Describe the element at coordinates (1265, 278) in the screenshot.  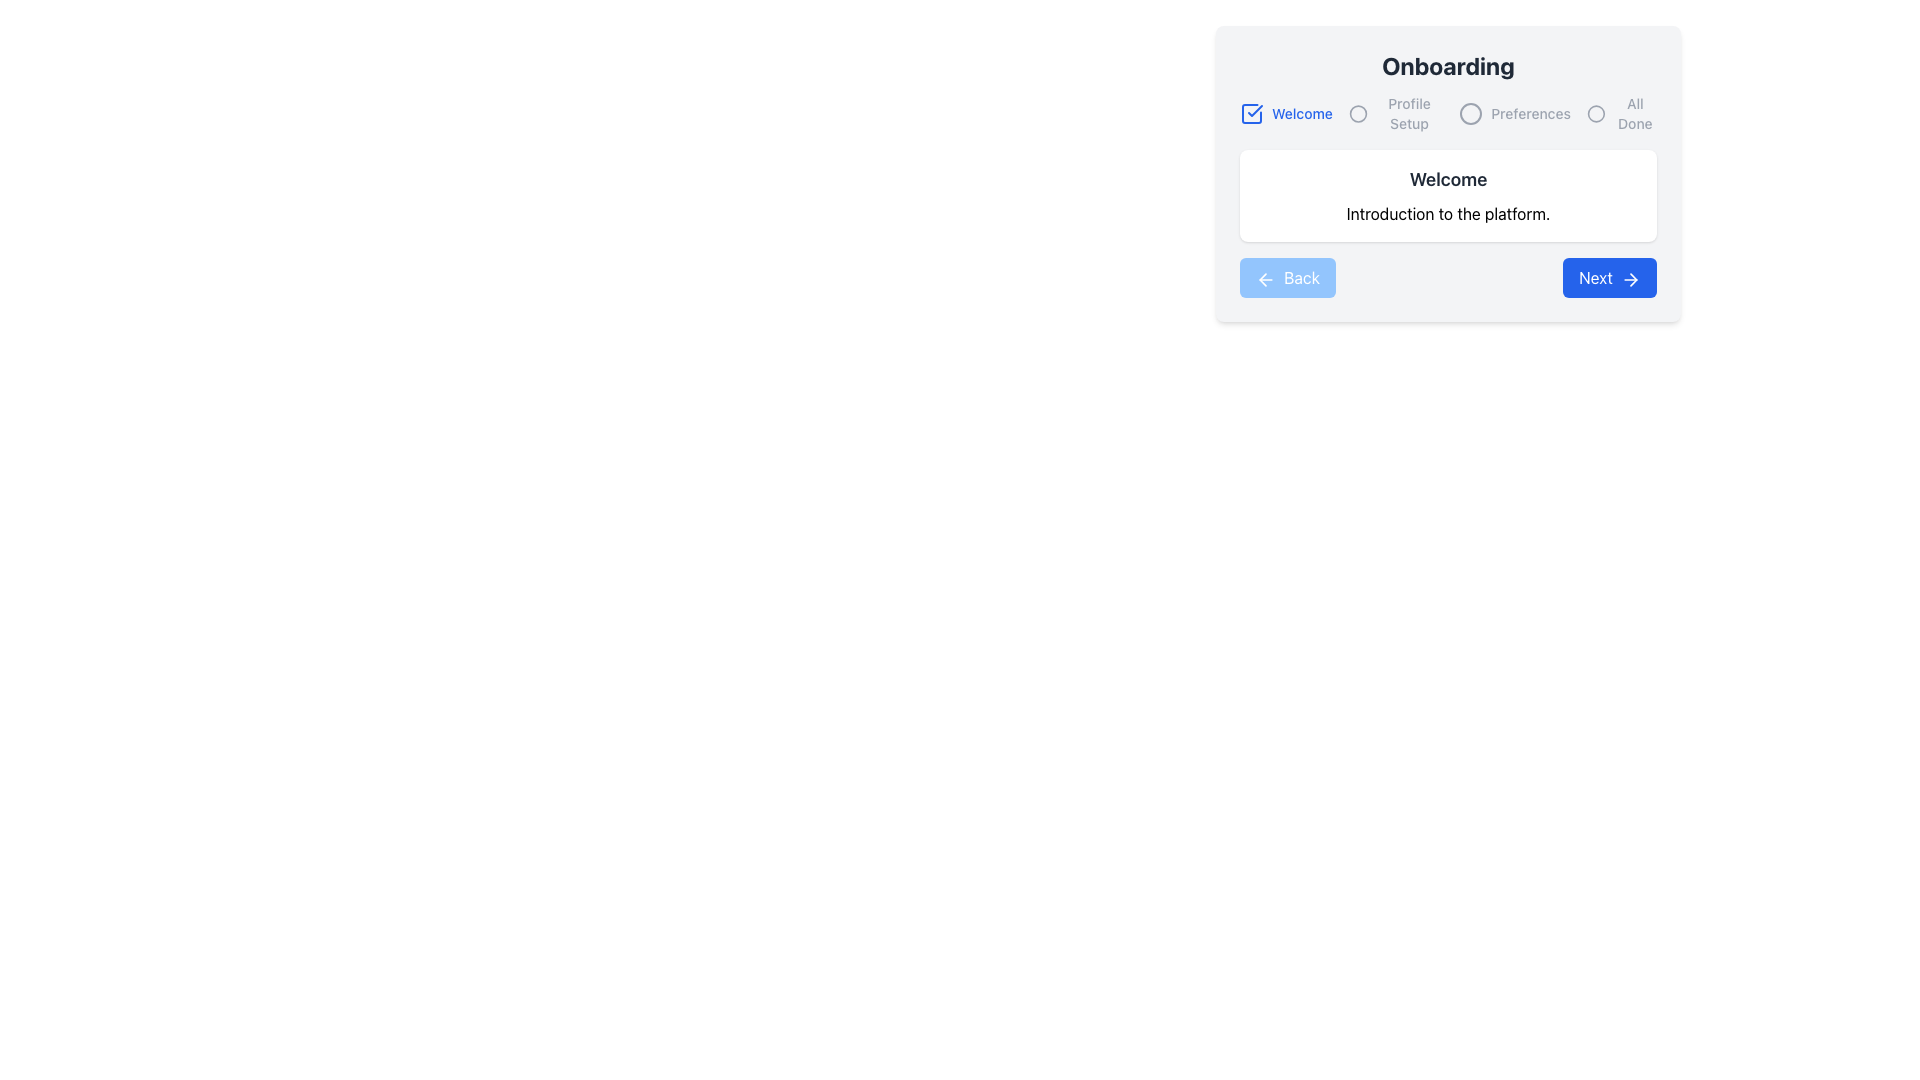
I see `the 'Back' button which contains a blue background arrow icon pointing left, located towards the bottom-left corner of the dialog box` at that location.